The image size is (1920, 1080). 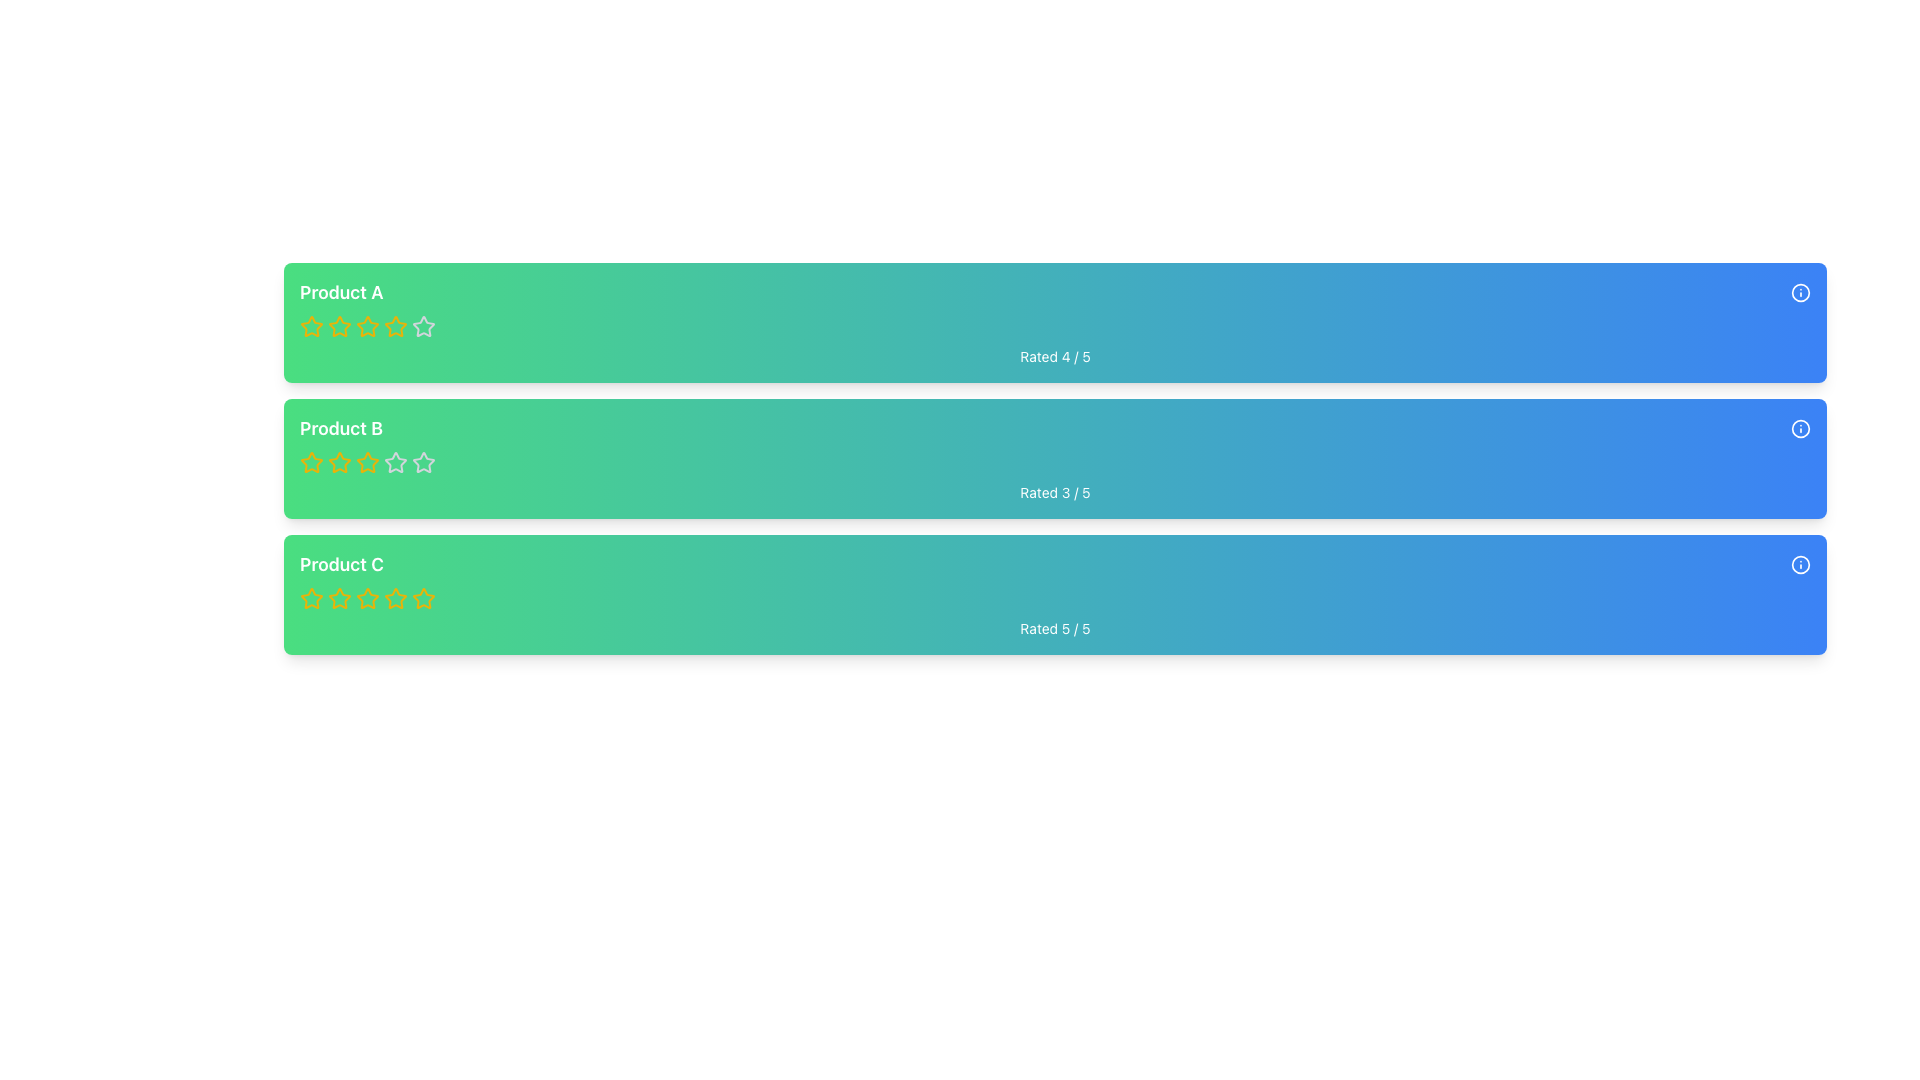 I want to click on the first star rating icon for 'Product C' to rate it with one star, so click(x=310, y=596).